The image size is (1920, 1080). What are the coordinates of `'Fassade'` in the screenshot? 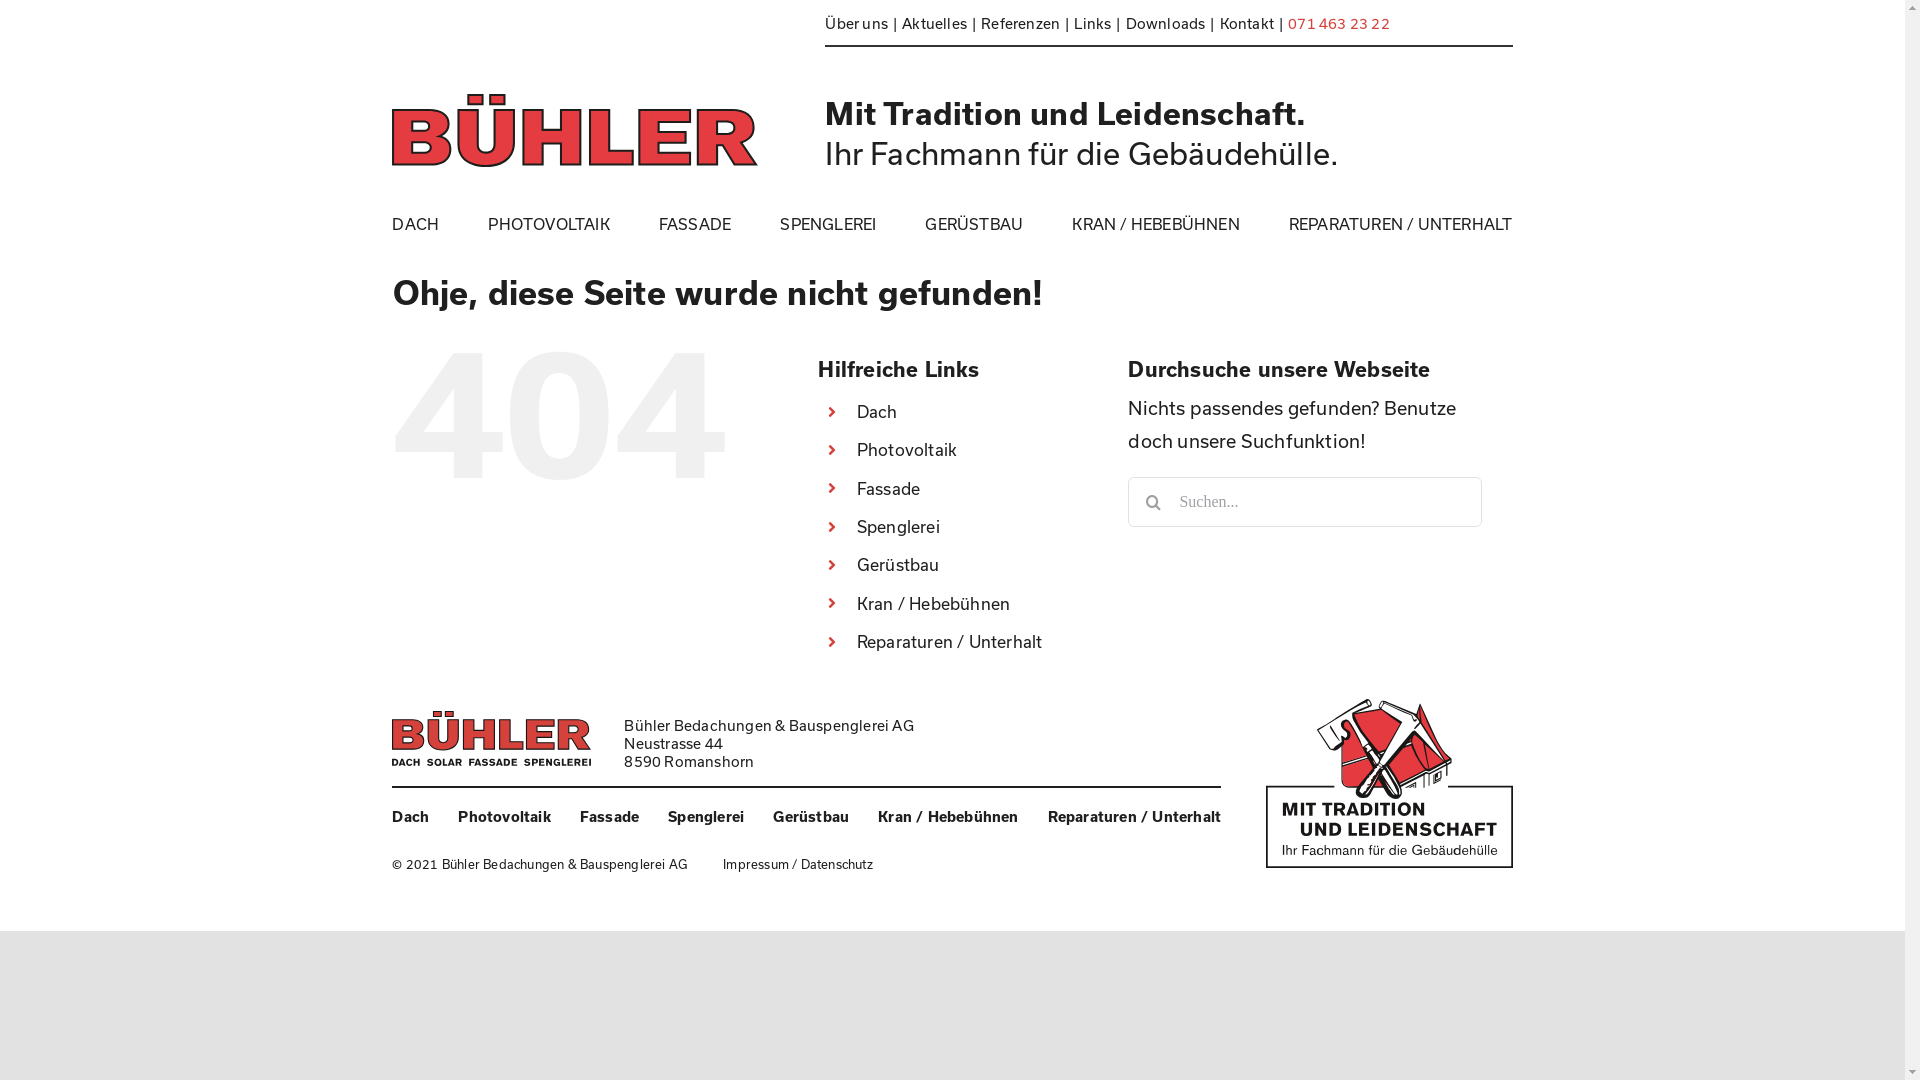 It's located at (608, 816).